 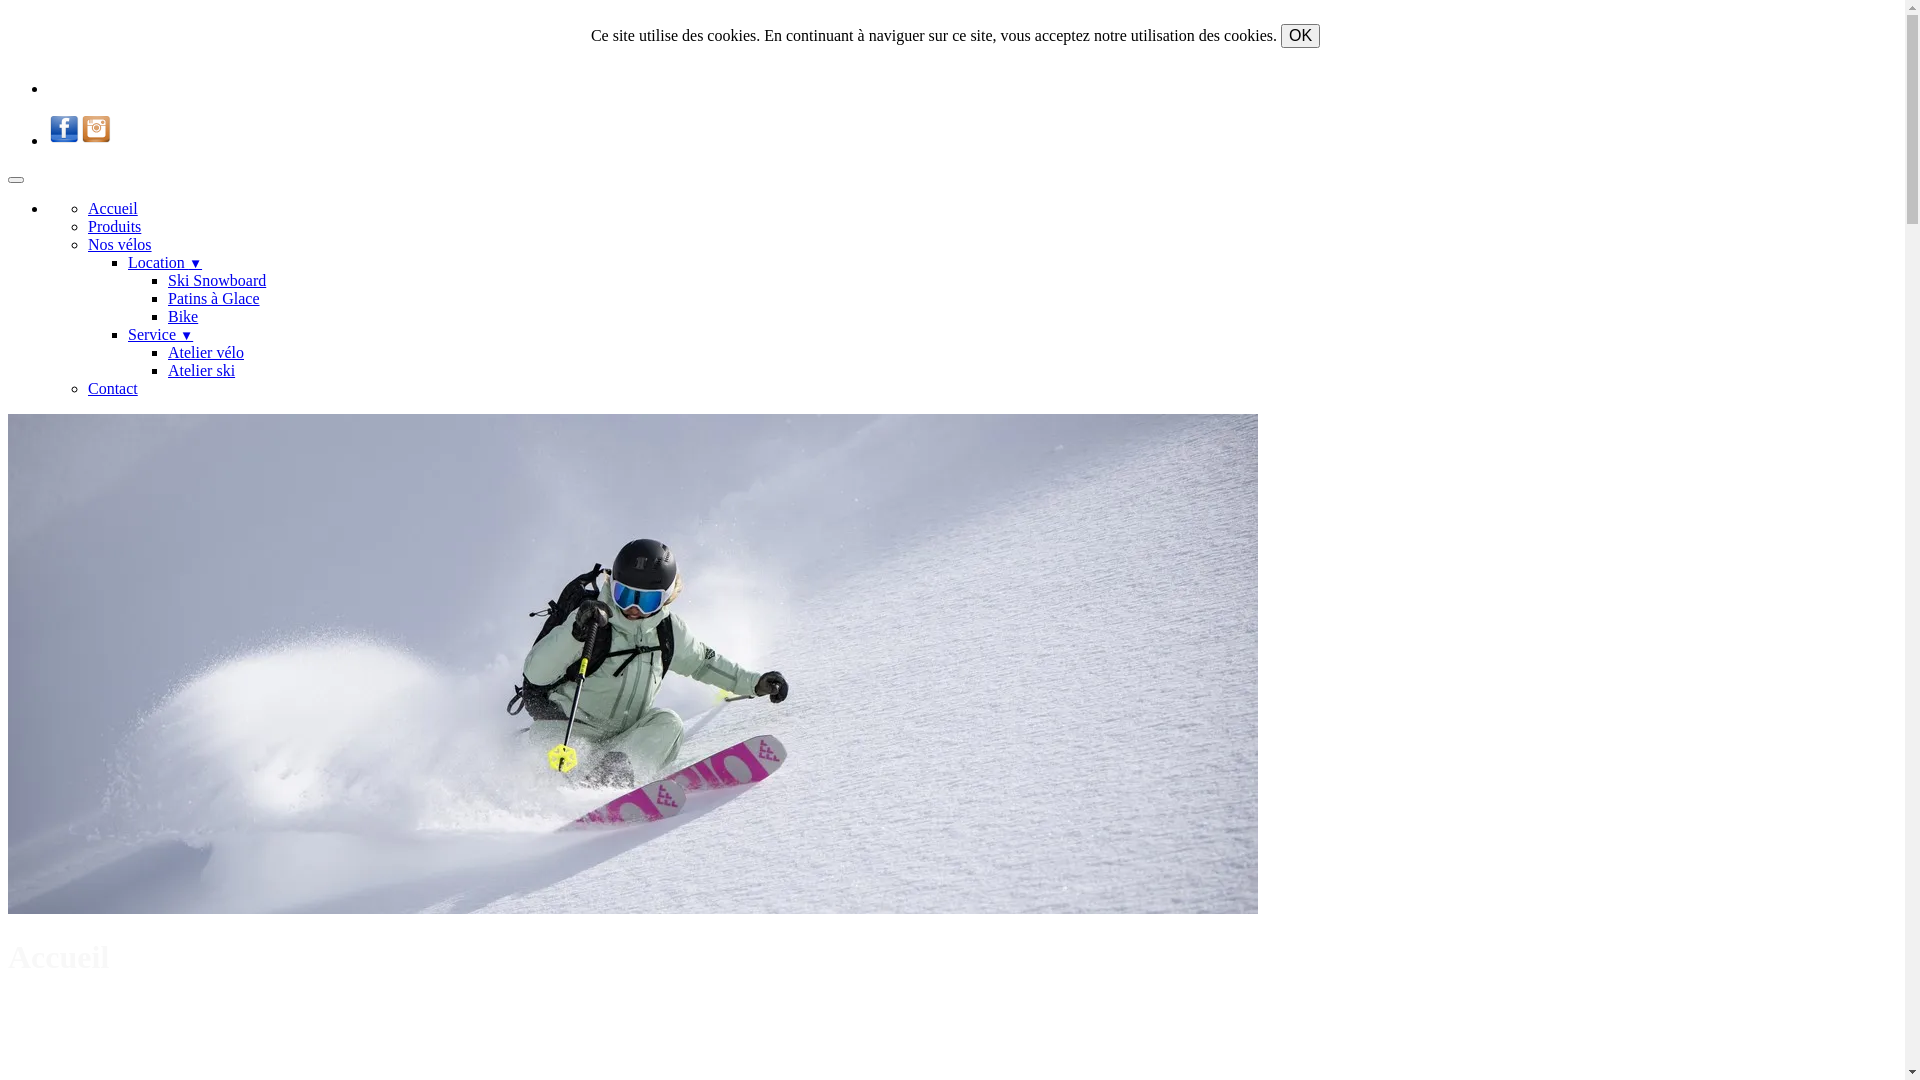 I want to click on 'Ski Snowboard', so click(x=216, y=280).